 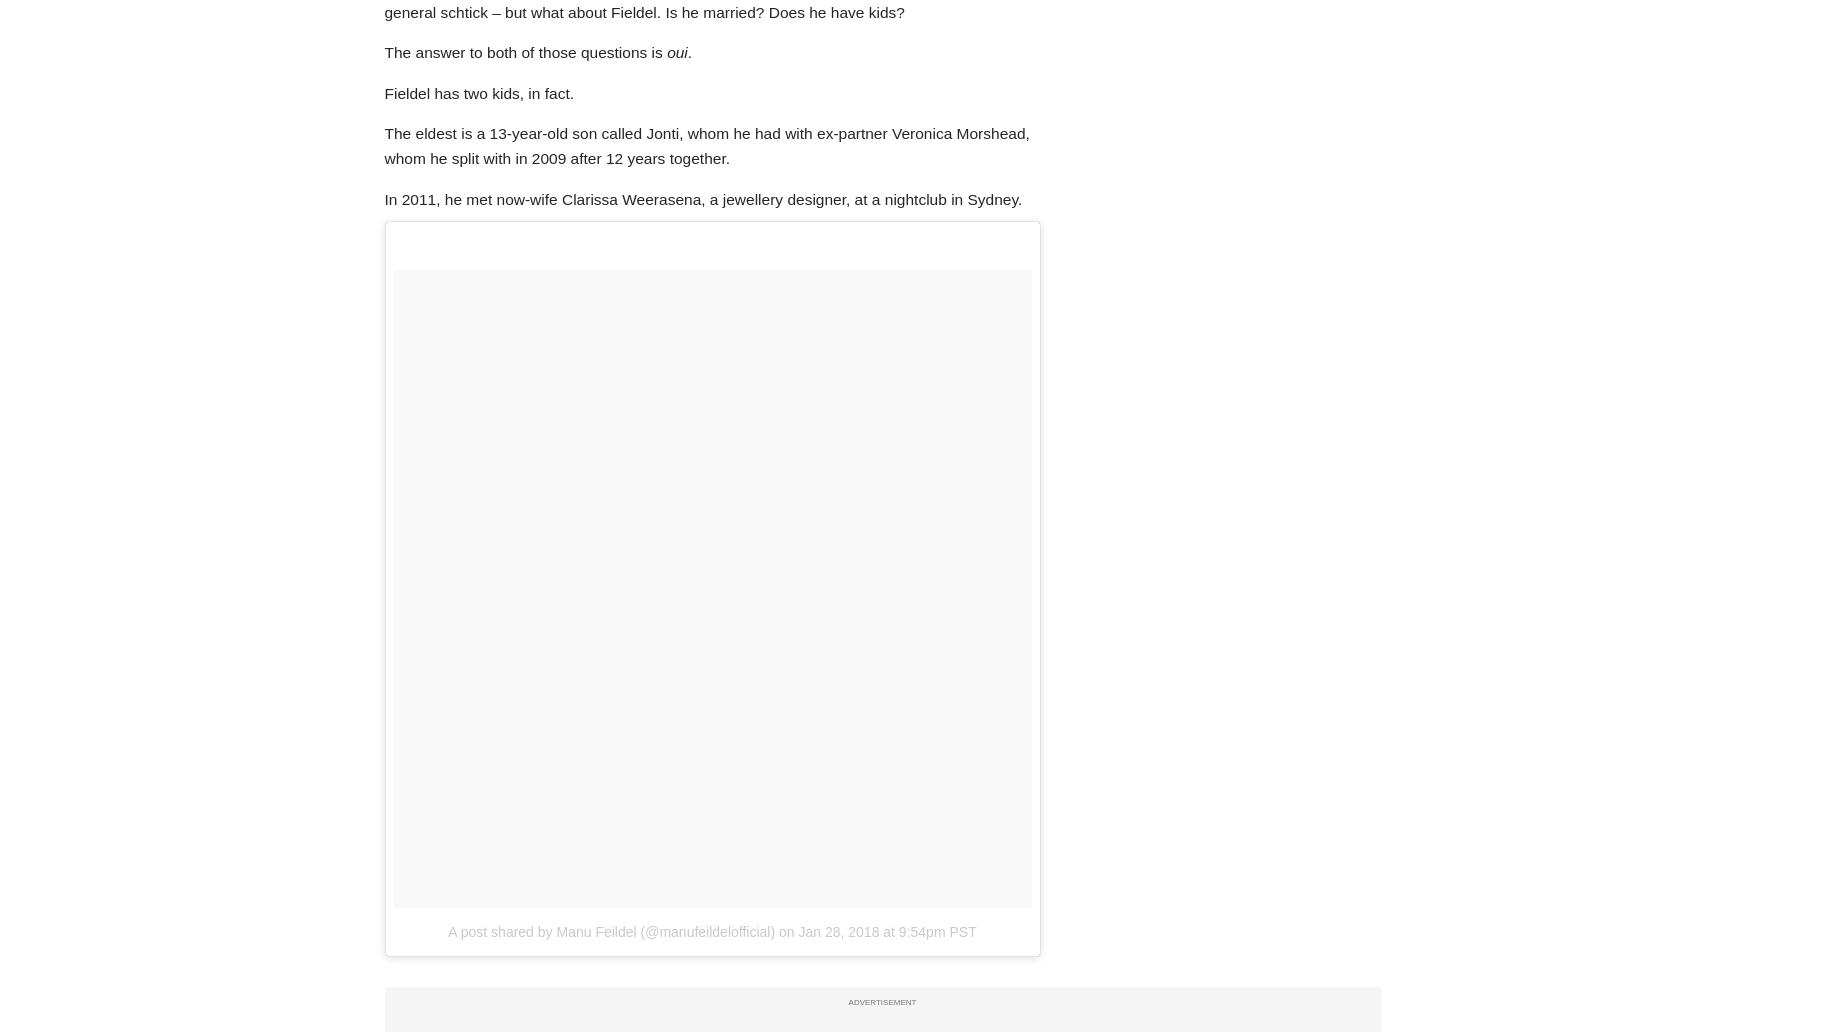 What do you see at coordinates (798, 929) in the screenshot?
I see `'Jan 28, 2018 at 9:54pm PST'` at bounding box center [798, 929].